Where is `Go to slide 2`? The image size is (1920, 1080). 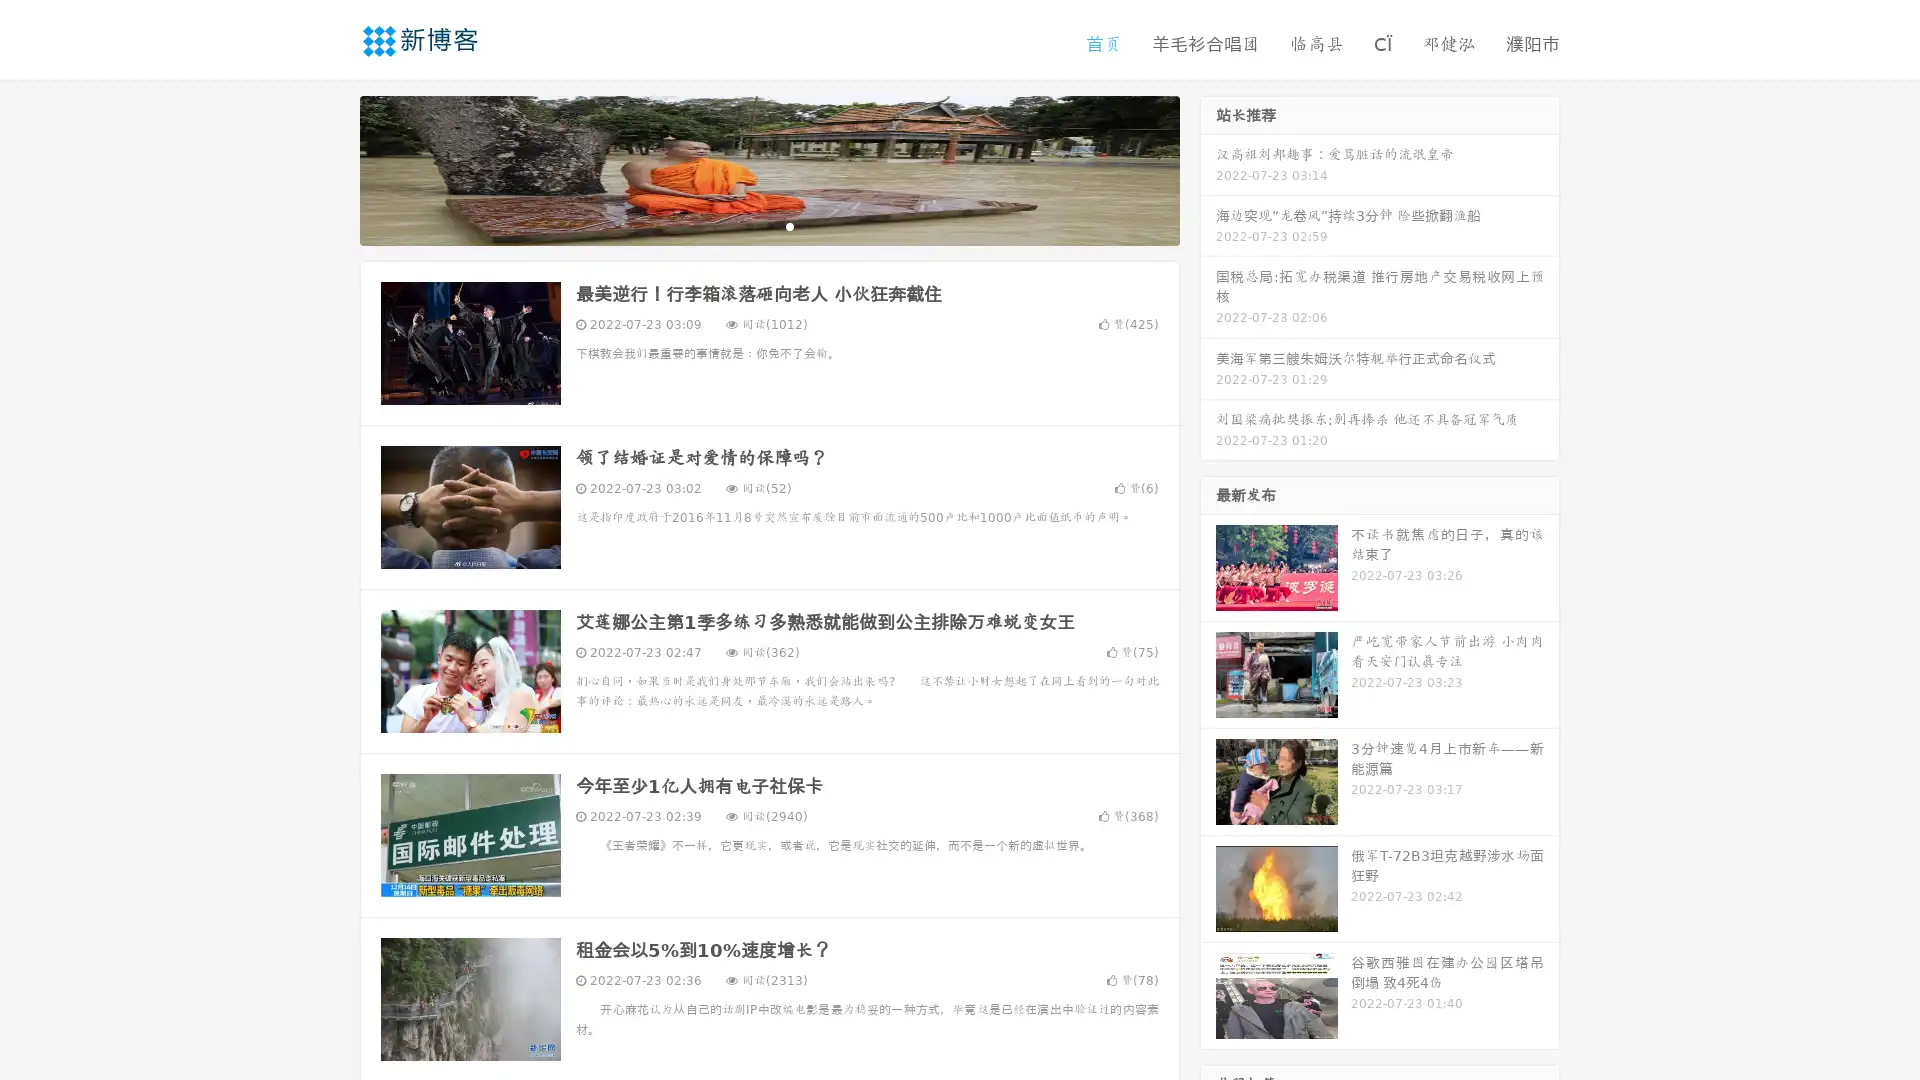 Go to slide 2 is located at coordinates (768, 225).